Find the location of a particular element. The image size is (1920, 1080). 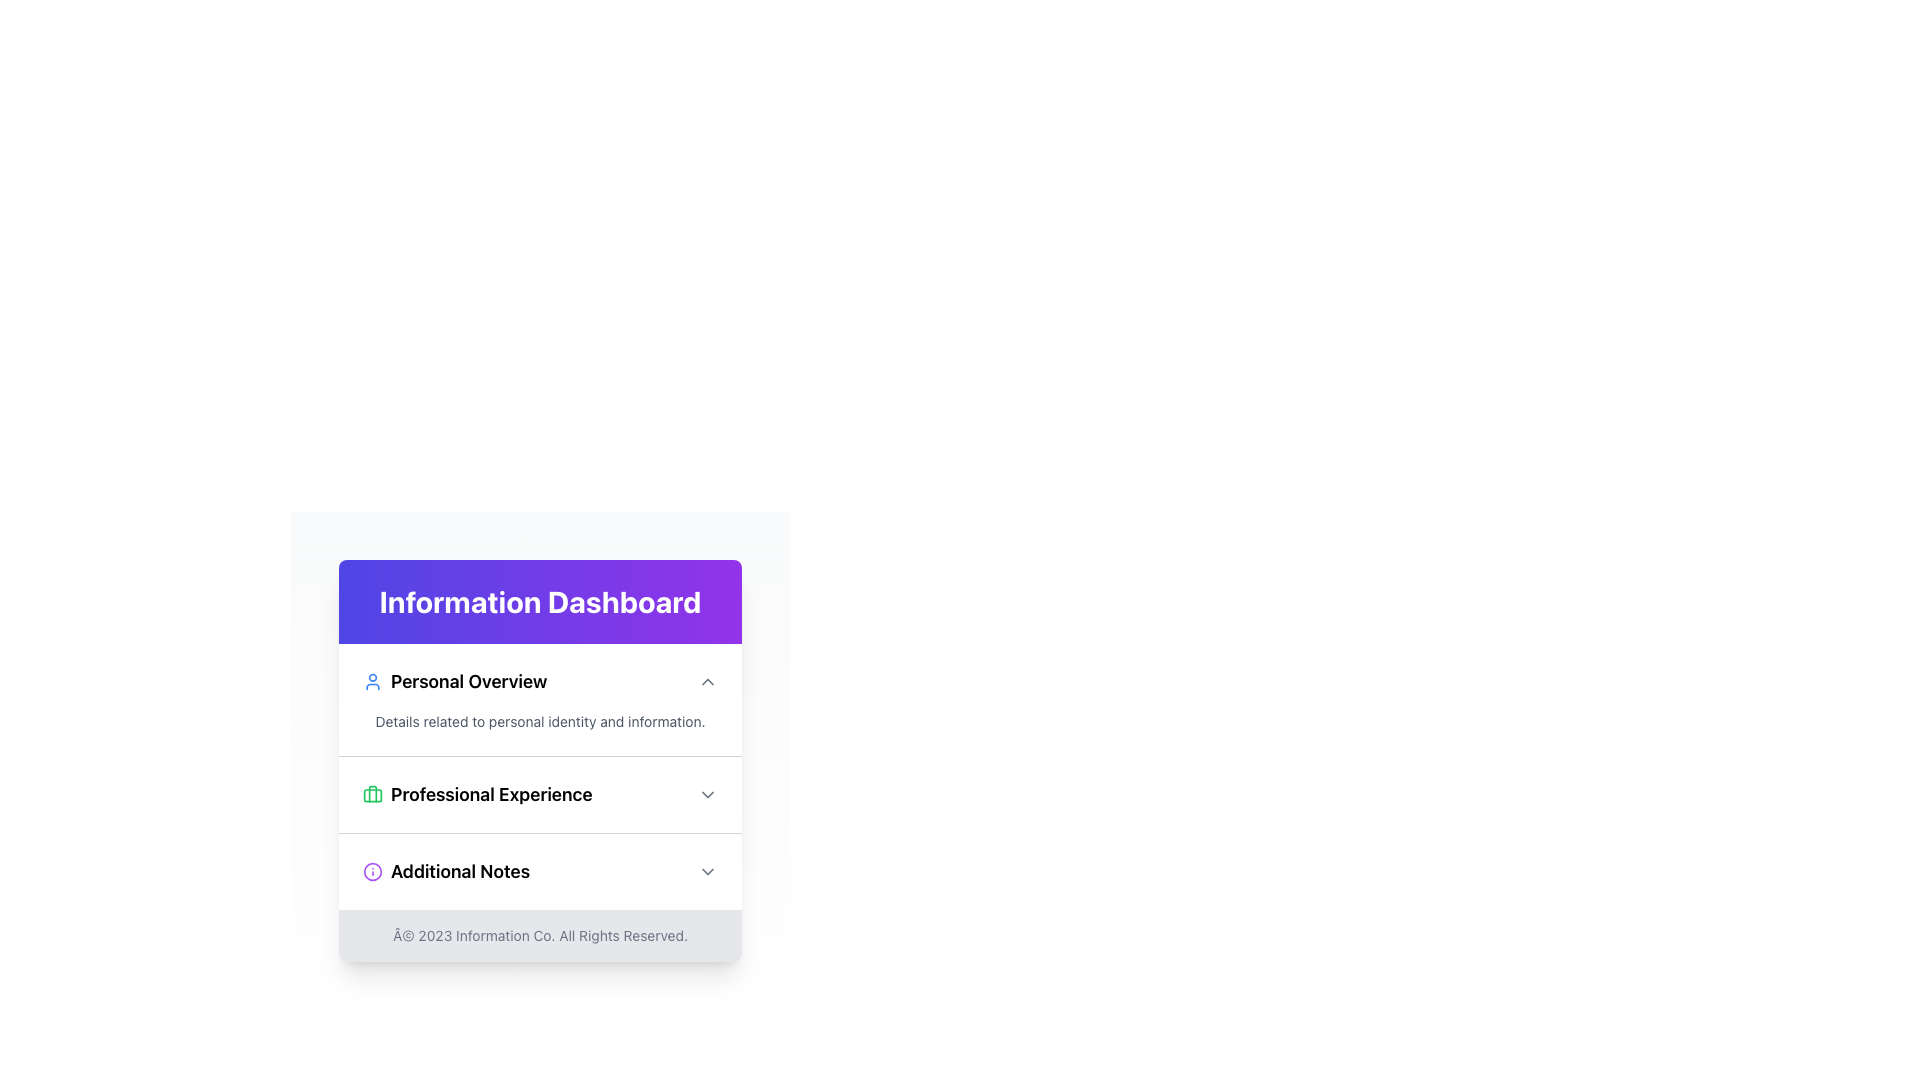

the copyright information text located at the bottom of the interface in the light gray footer bar is located at coordinates (540, 936).